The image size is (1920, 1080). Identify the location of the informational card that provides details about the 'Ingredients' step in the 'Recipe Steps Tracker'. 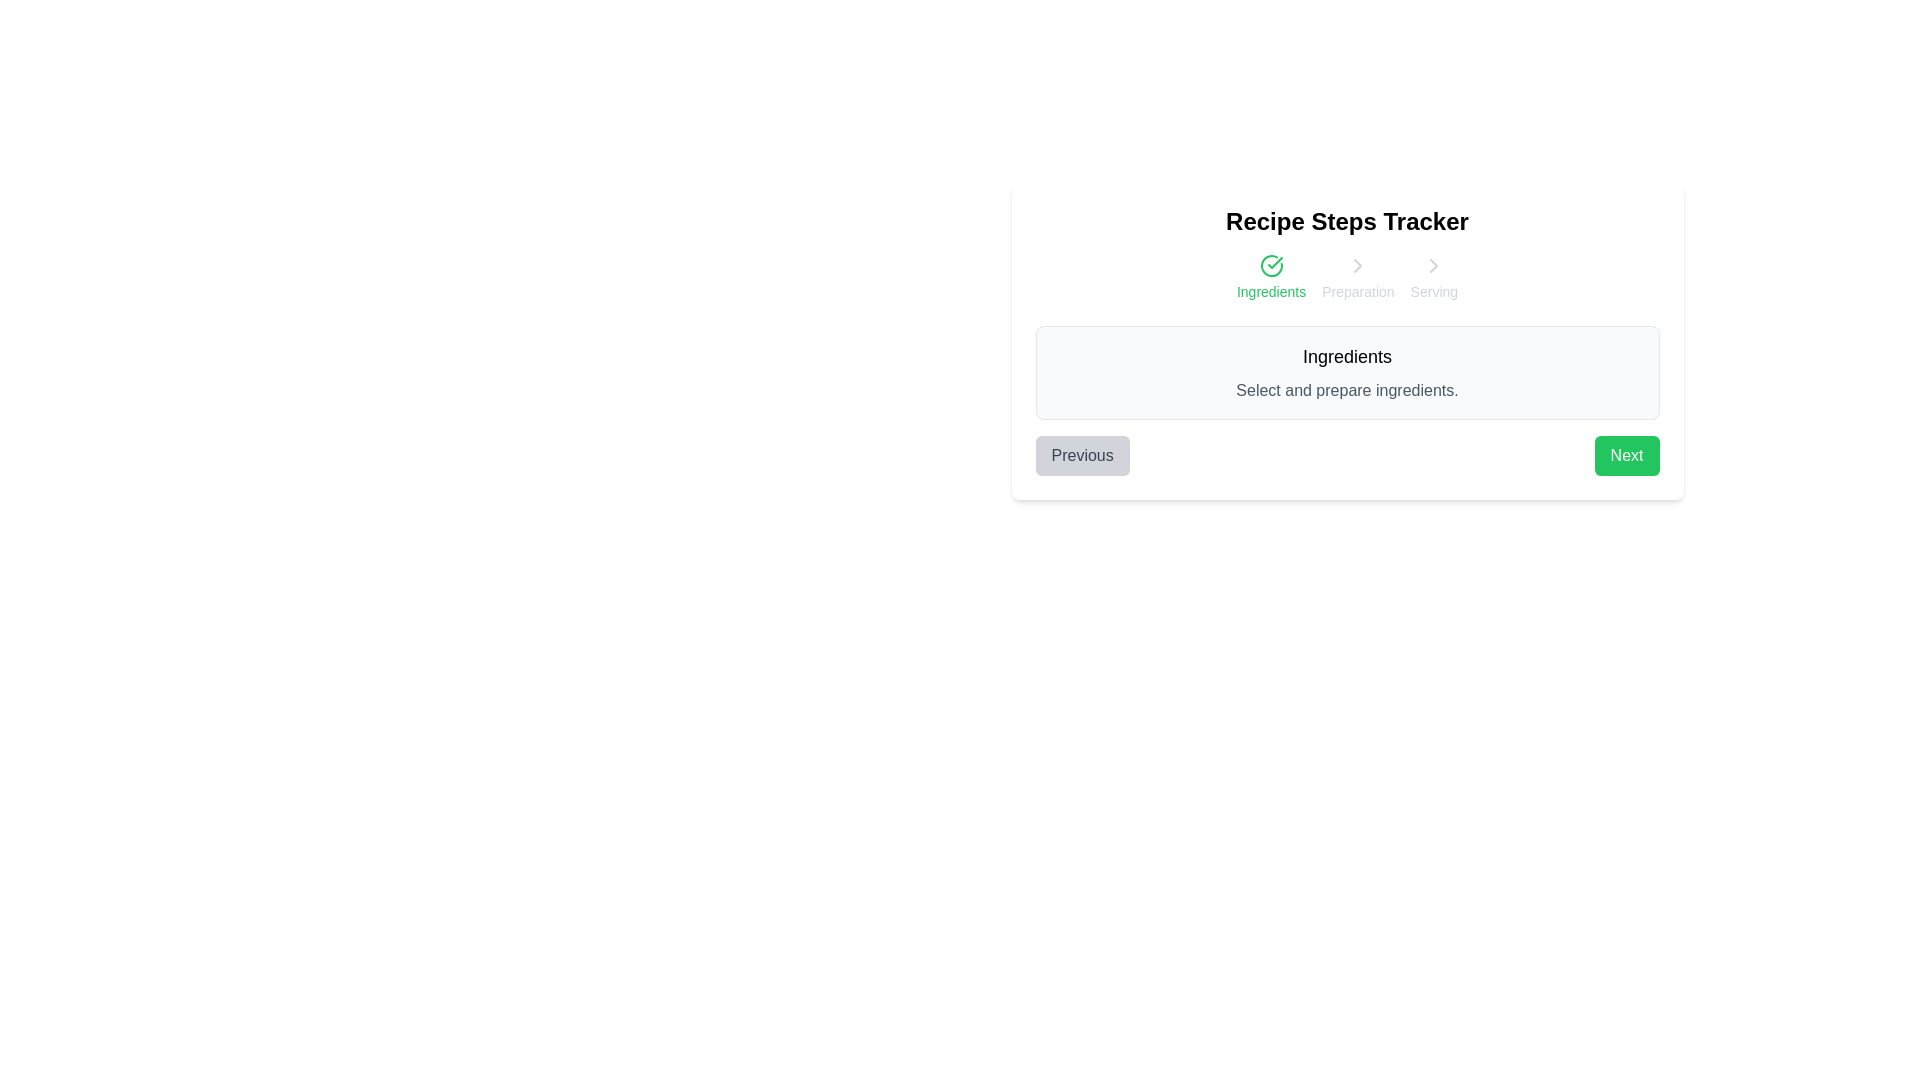
(1347, 373).